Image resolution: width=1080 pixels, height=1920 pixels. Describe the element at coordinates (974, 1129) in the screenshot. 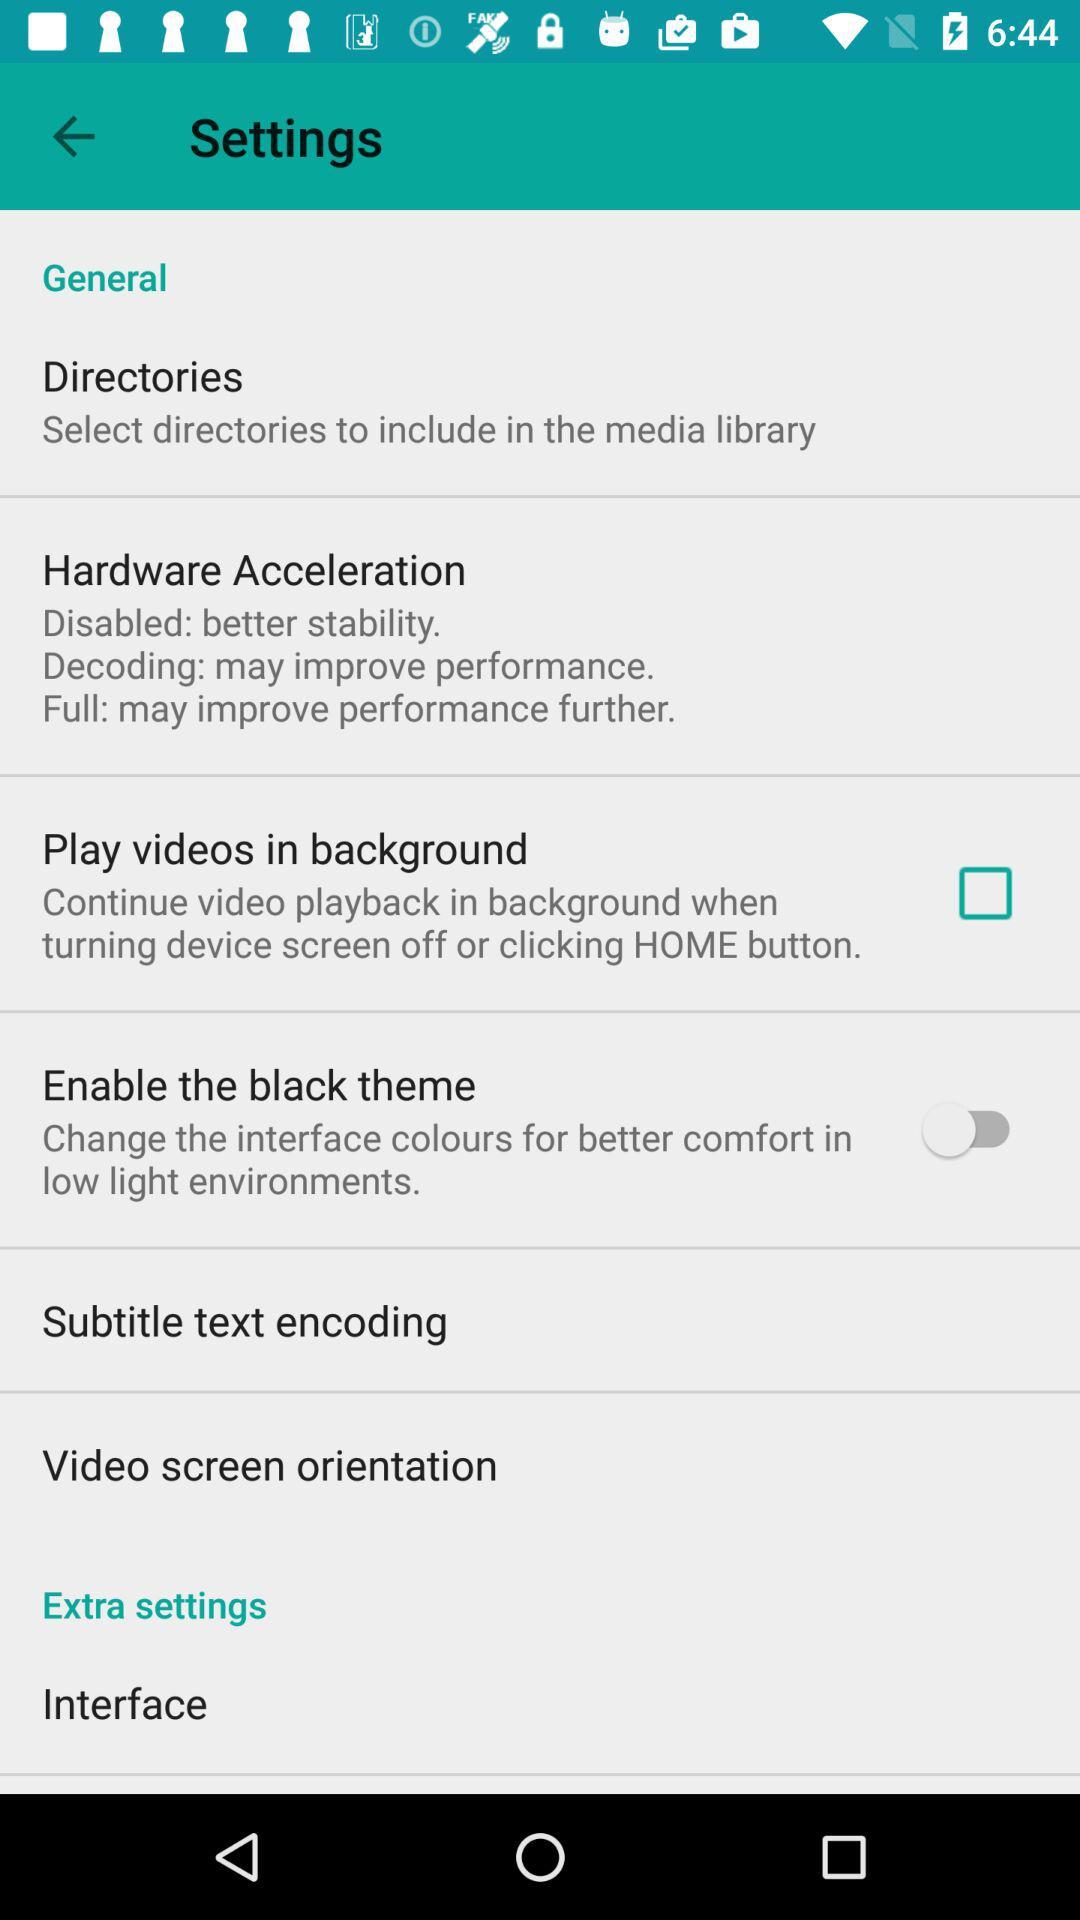

I see `the item above extra settings app` at that location.